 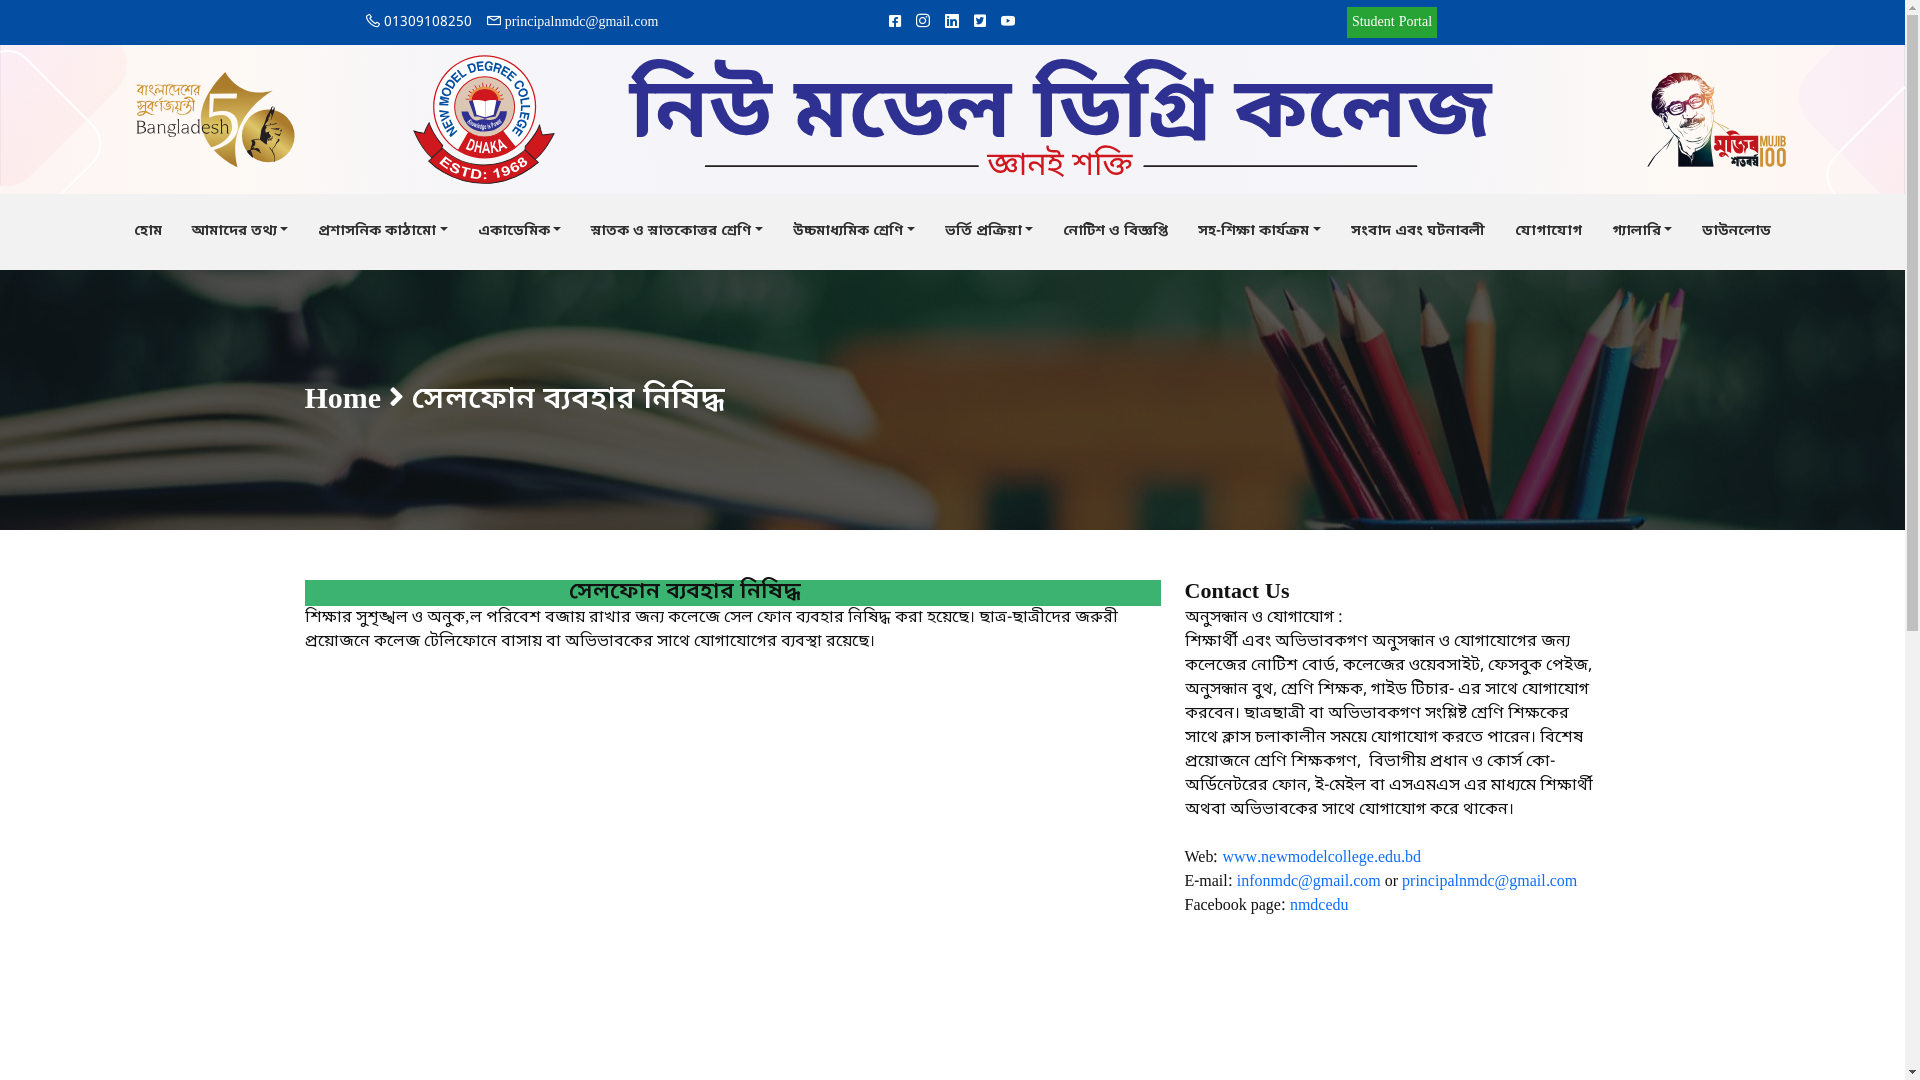 I want to click on '01309108250', so click(x=417, y=22).